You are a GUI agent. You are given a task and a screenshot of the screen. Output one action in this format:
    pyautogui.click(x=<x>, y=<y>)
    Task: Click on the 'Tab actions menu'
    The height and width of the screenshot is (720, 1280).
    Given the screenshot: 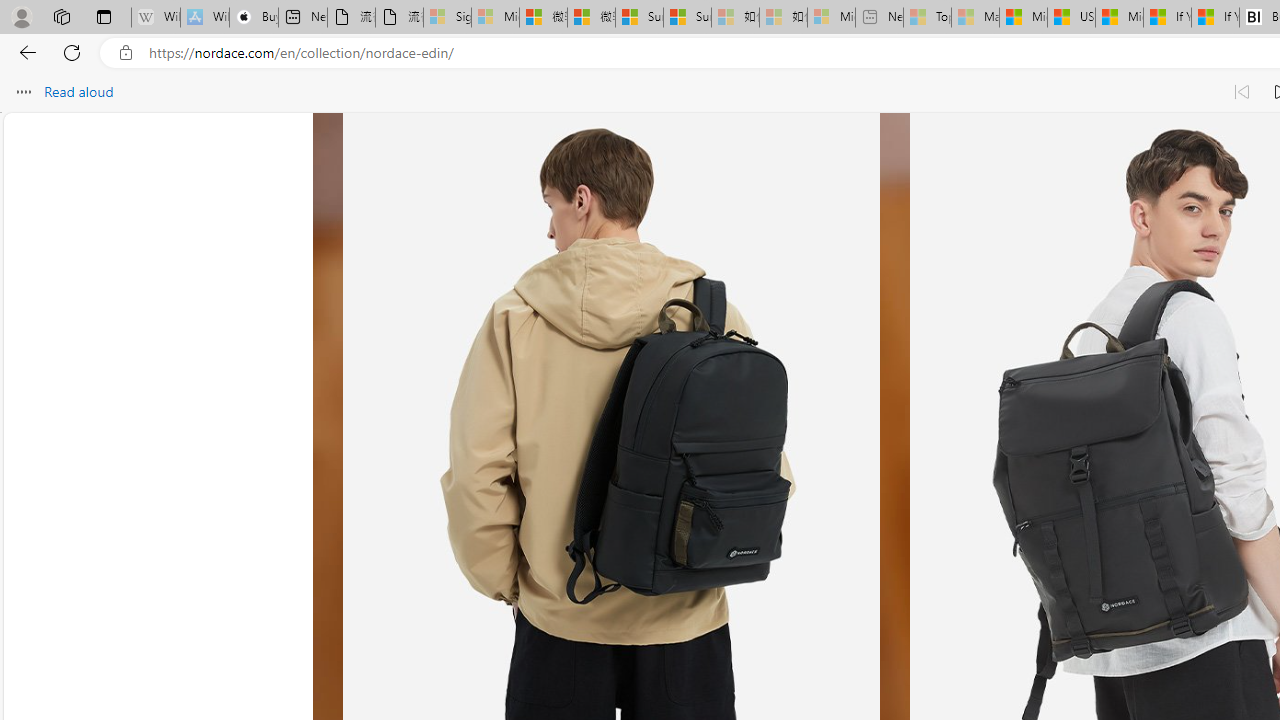 What is the action you would take?
    pyautogui.click(x=103, y=16)
    